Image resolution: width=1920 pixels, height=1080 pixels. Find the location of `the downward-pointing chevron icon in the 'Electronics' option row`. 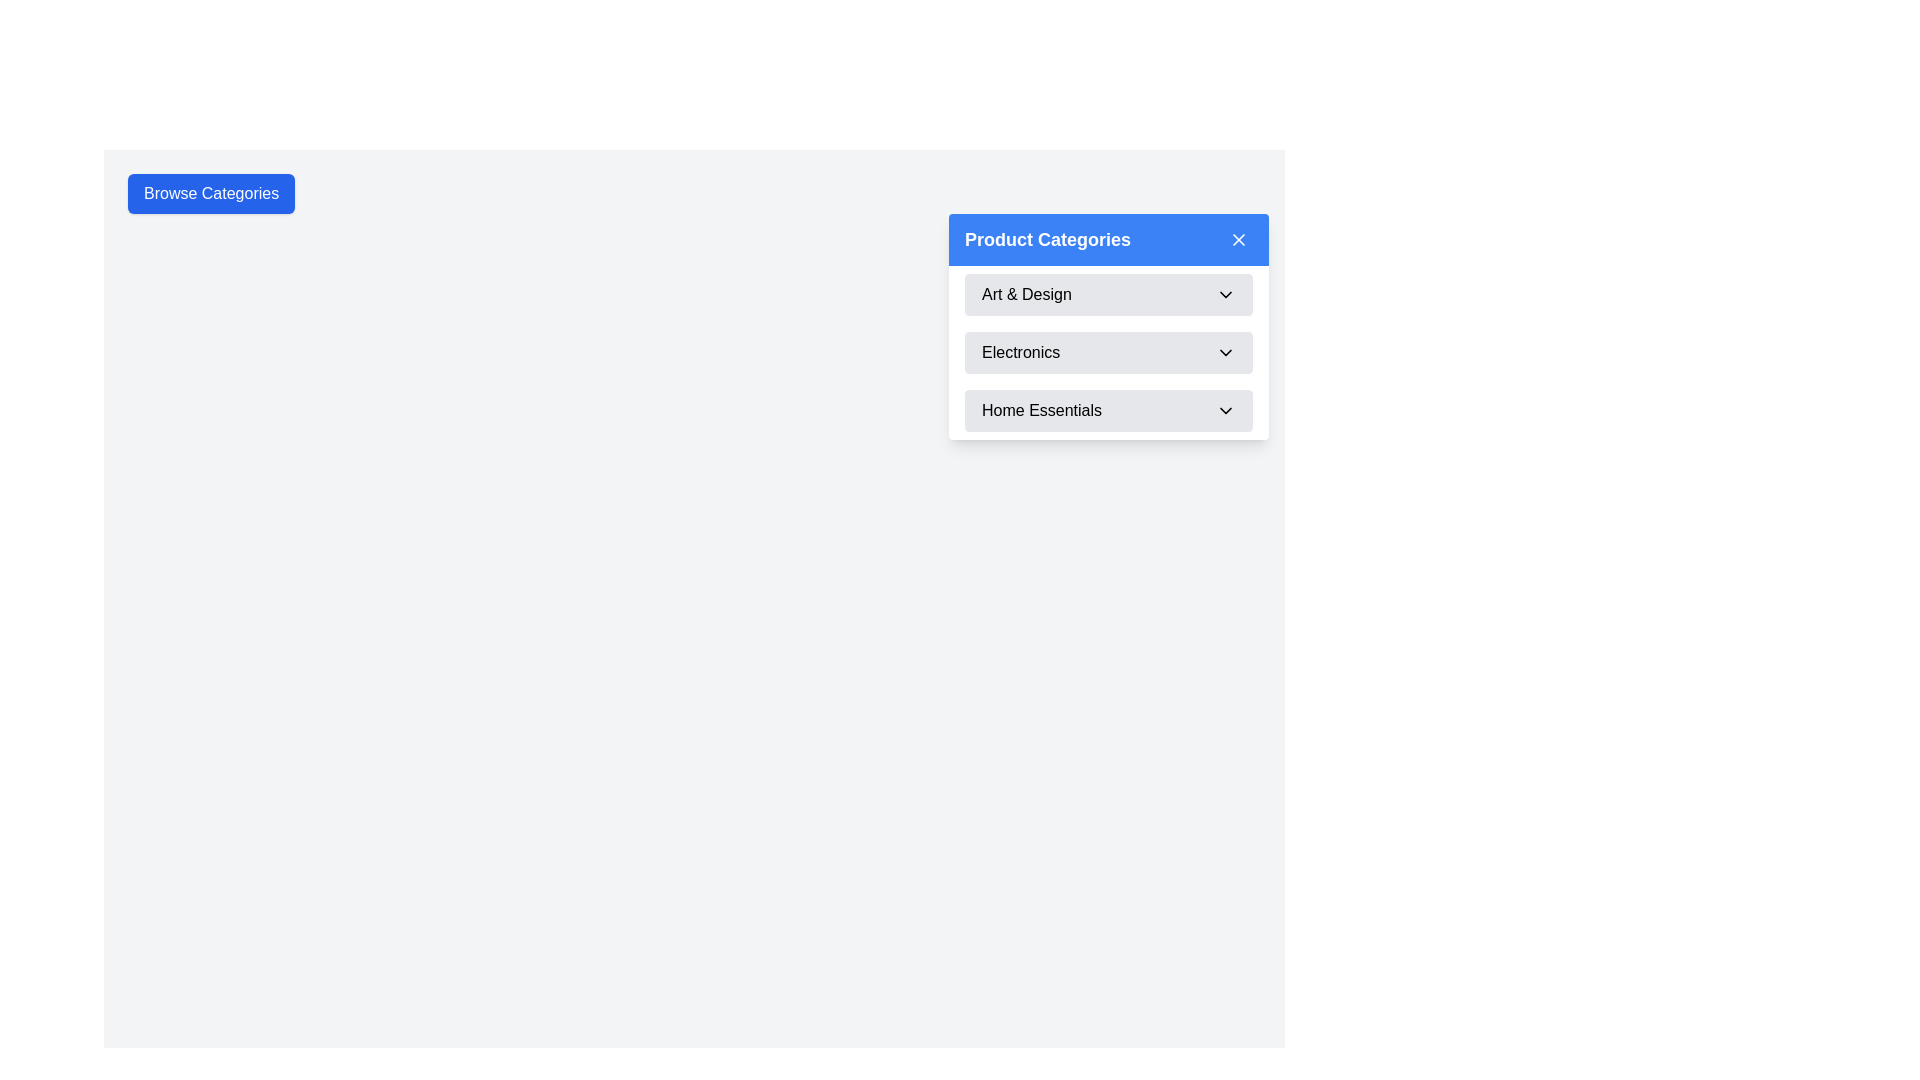

the downward-pointing chevron icon in the 'Electronics' option row is located at coordinates (1224, 352).